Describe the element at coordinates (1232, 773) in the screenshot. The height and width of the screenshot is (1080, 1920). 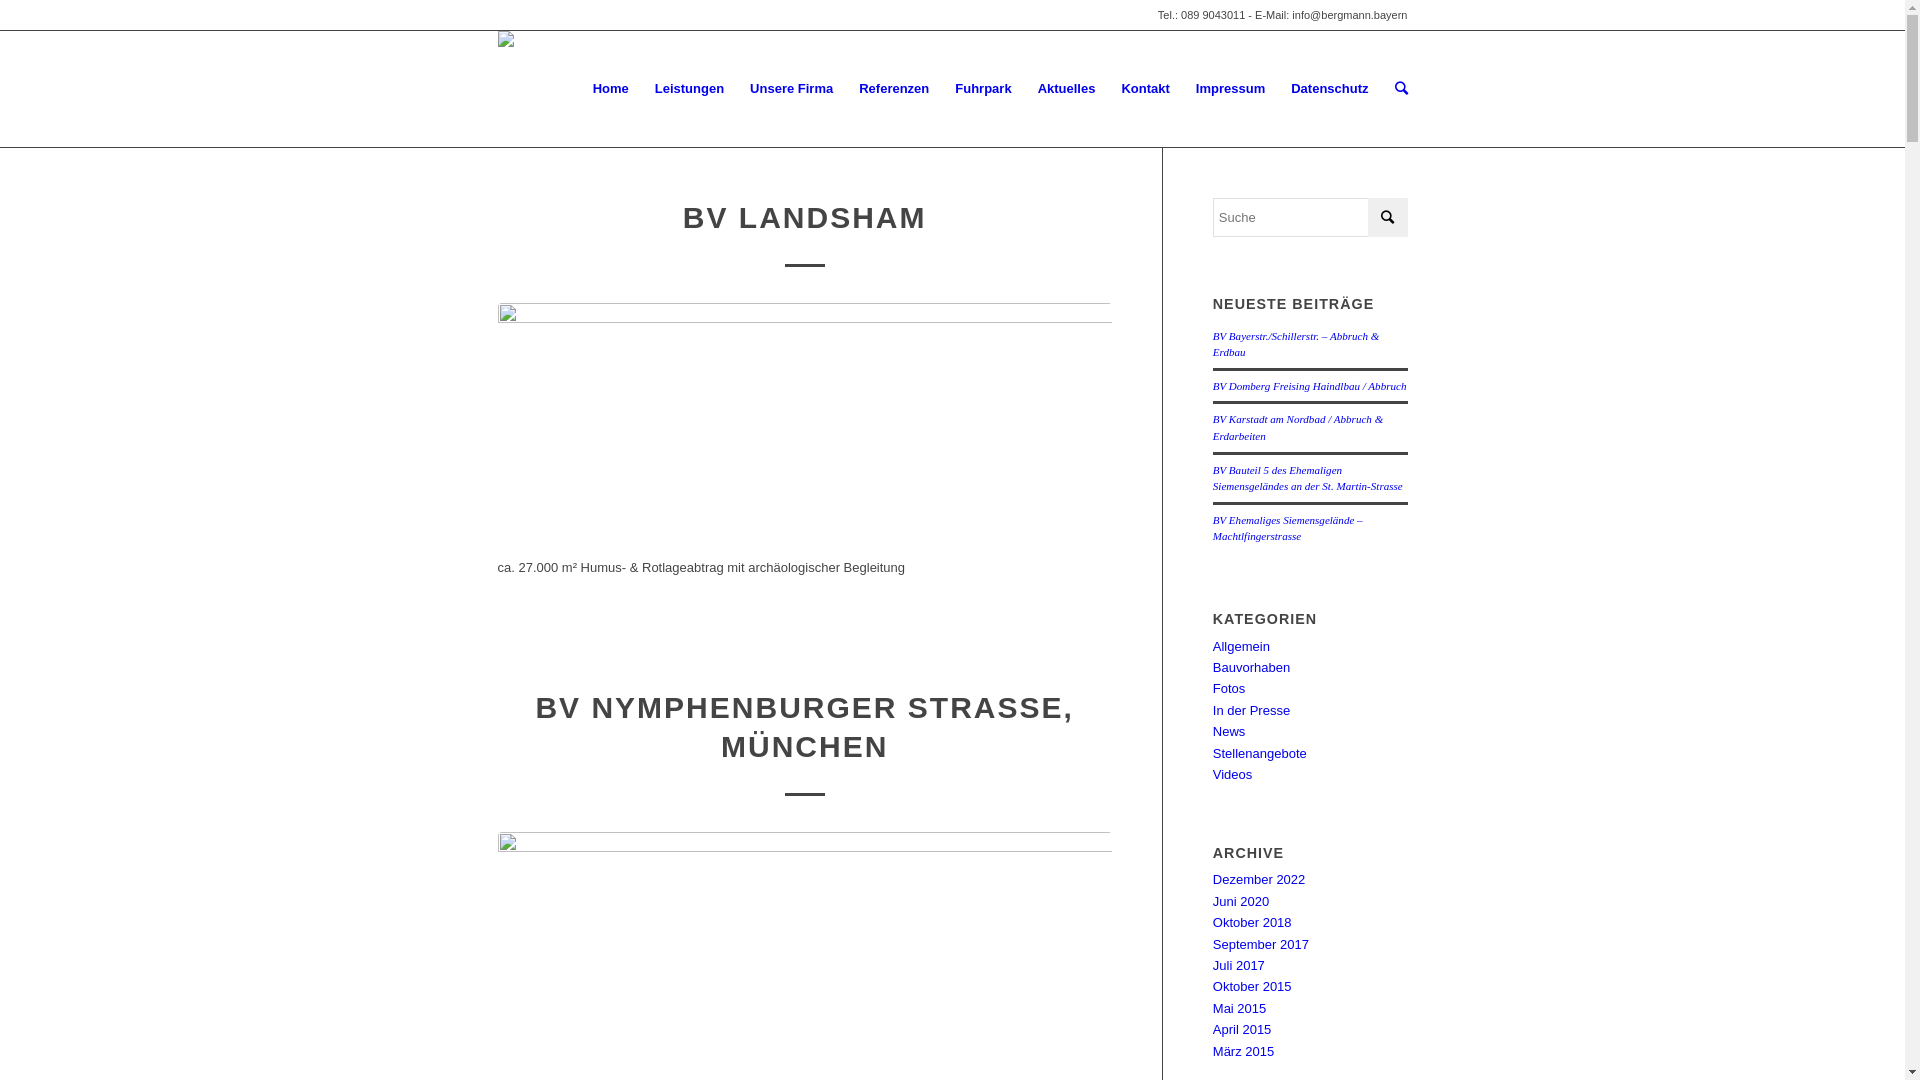
I see `'Videos'` at that location.